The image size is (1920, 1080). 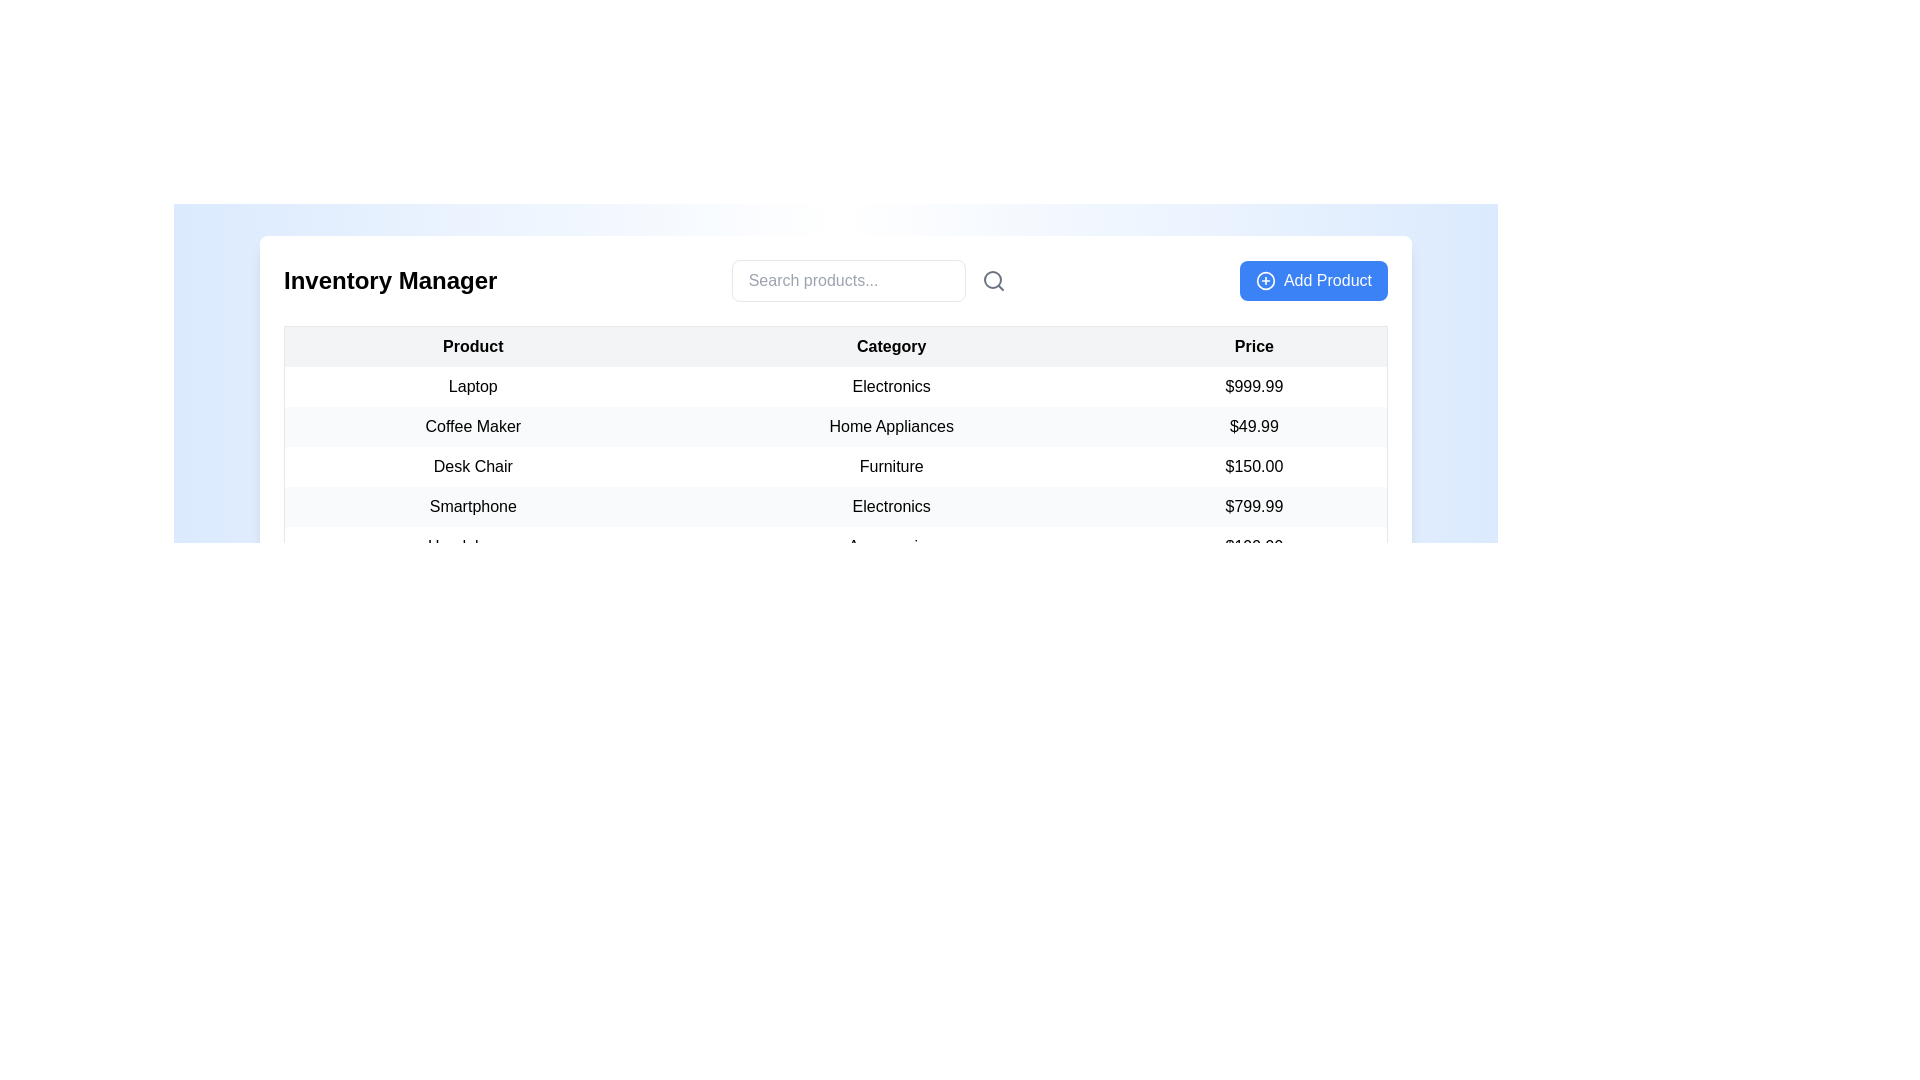 What do you see at coordinates (1253, 345) in the screenshot?
I see `the 'Price' column header label in the table, which serves to indicate the content of the price column for the items listed below` at bounding box center [1253, 345].